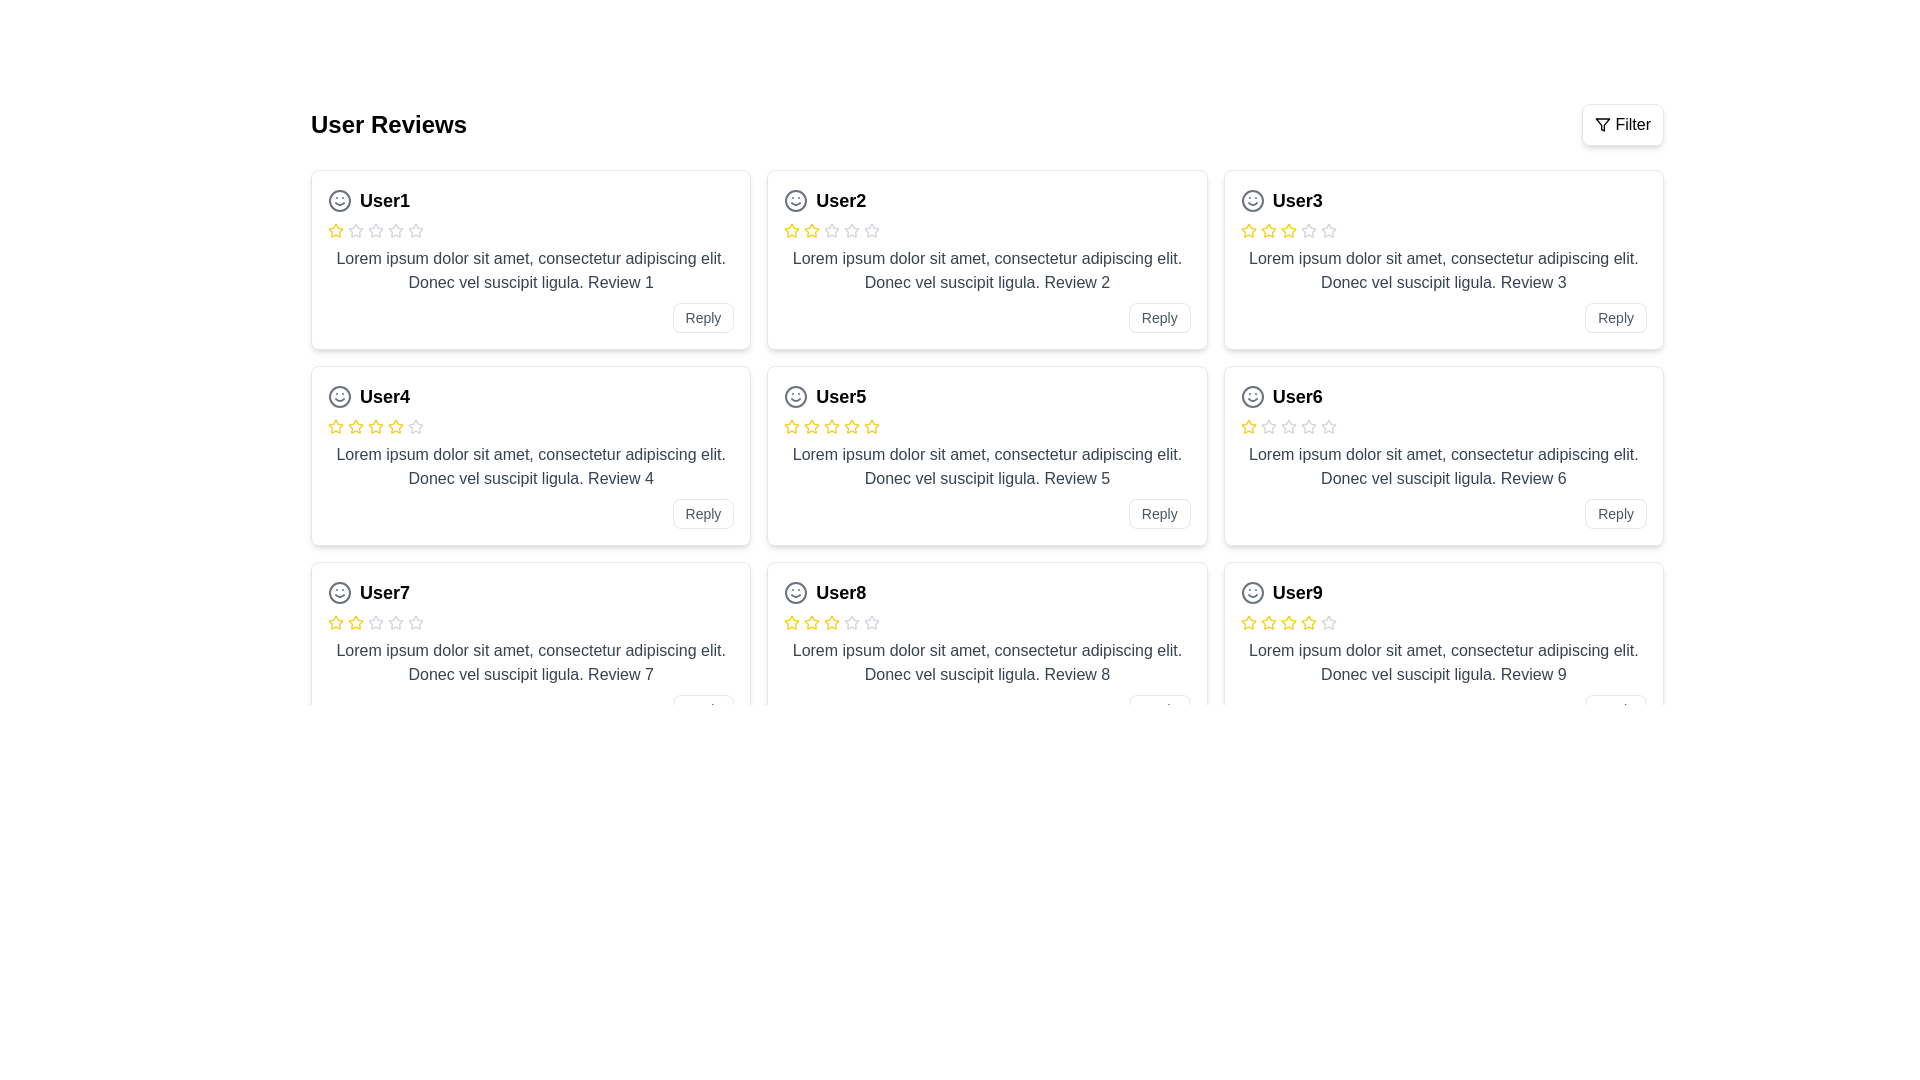  Describe the element at coordinates (1251, 200) in the screenshot. I see `SVG Circle element that is part of the smiley face icon located at the top-left corner of the 'User3' review card` at that location.